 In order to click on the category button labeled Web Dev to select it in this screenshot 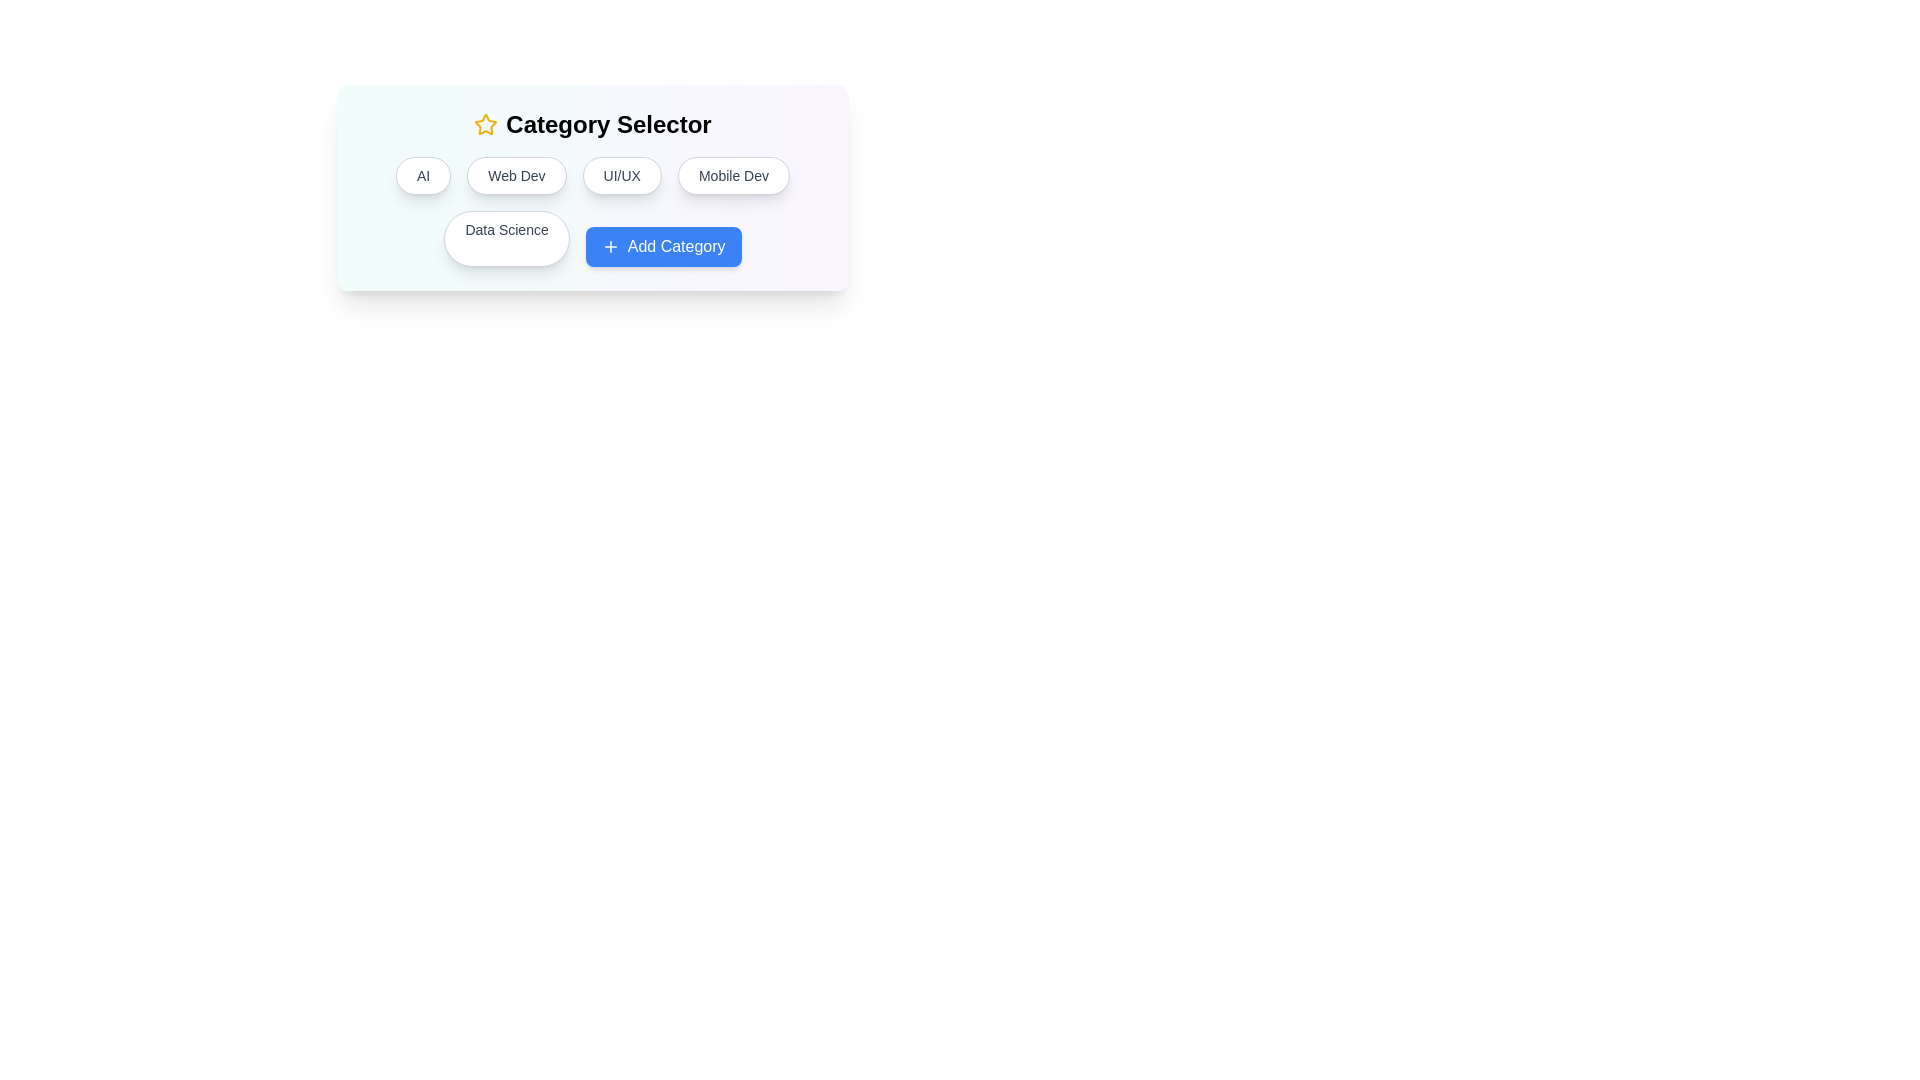, I will do `click(516, 175)`.